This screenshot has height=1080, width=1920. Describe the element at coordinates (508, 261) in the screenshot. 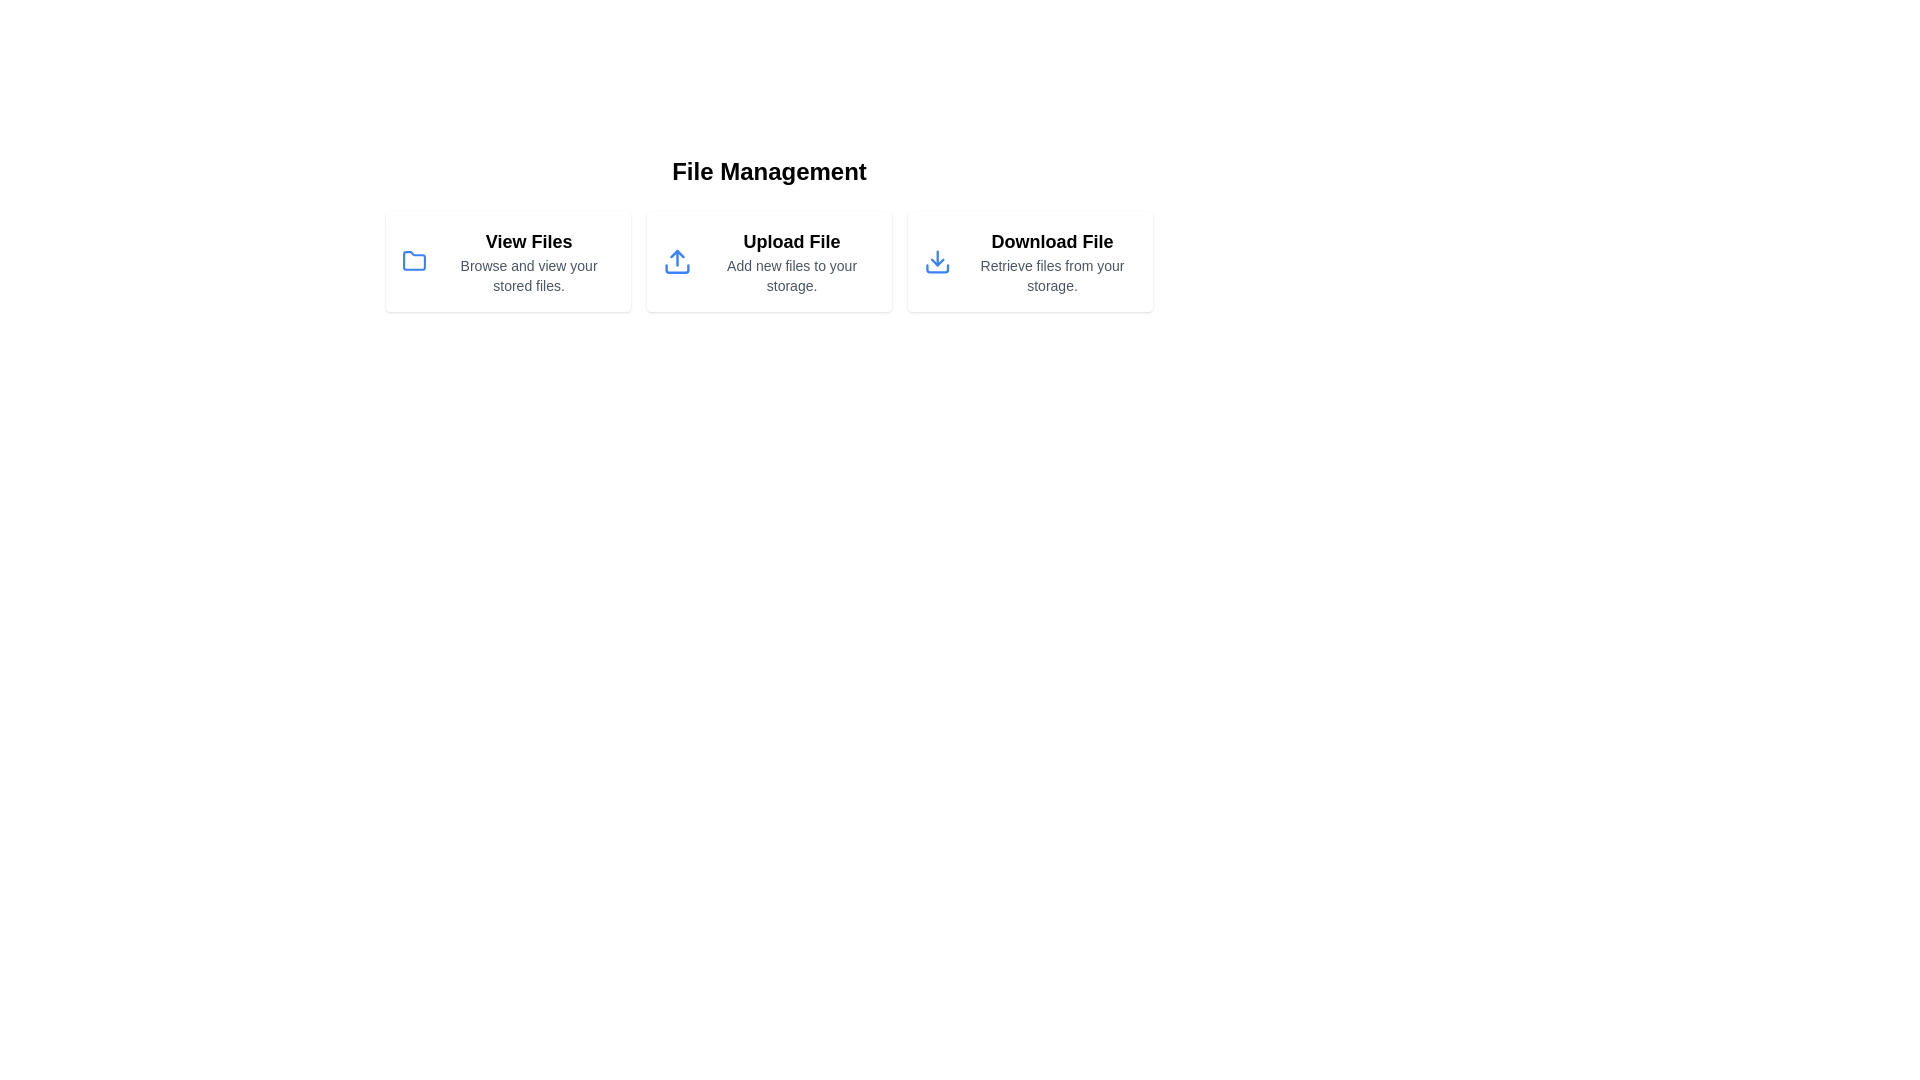

I see `the Interactive Card, which is the first card in a row of three, providing access` at that location.